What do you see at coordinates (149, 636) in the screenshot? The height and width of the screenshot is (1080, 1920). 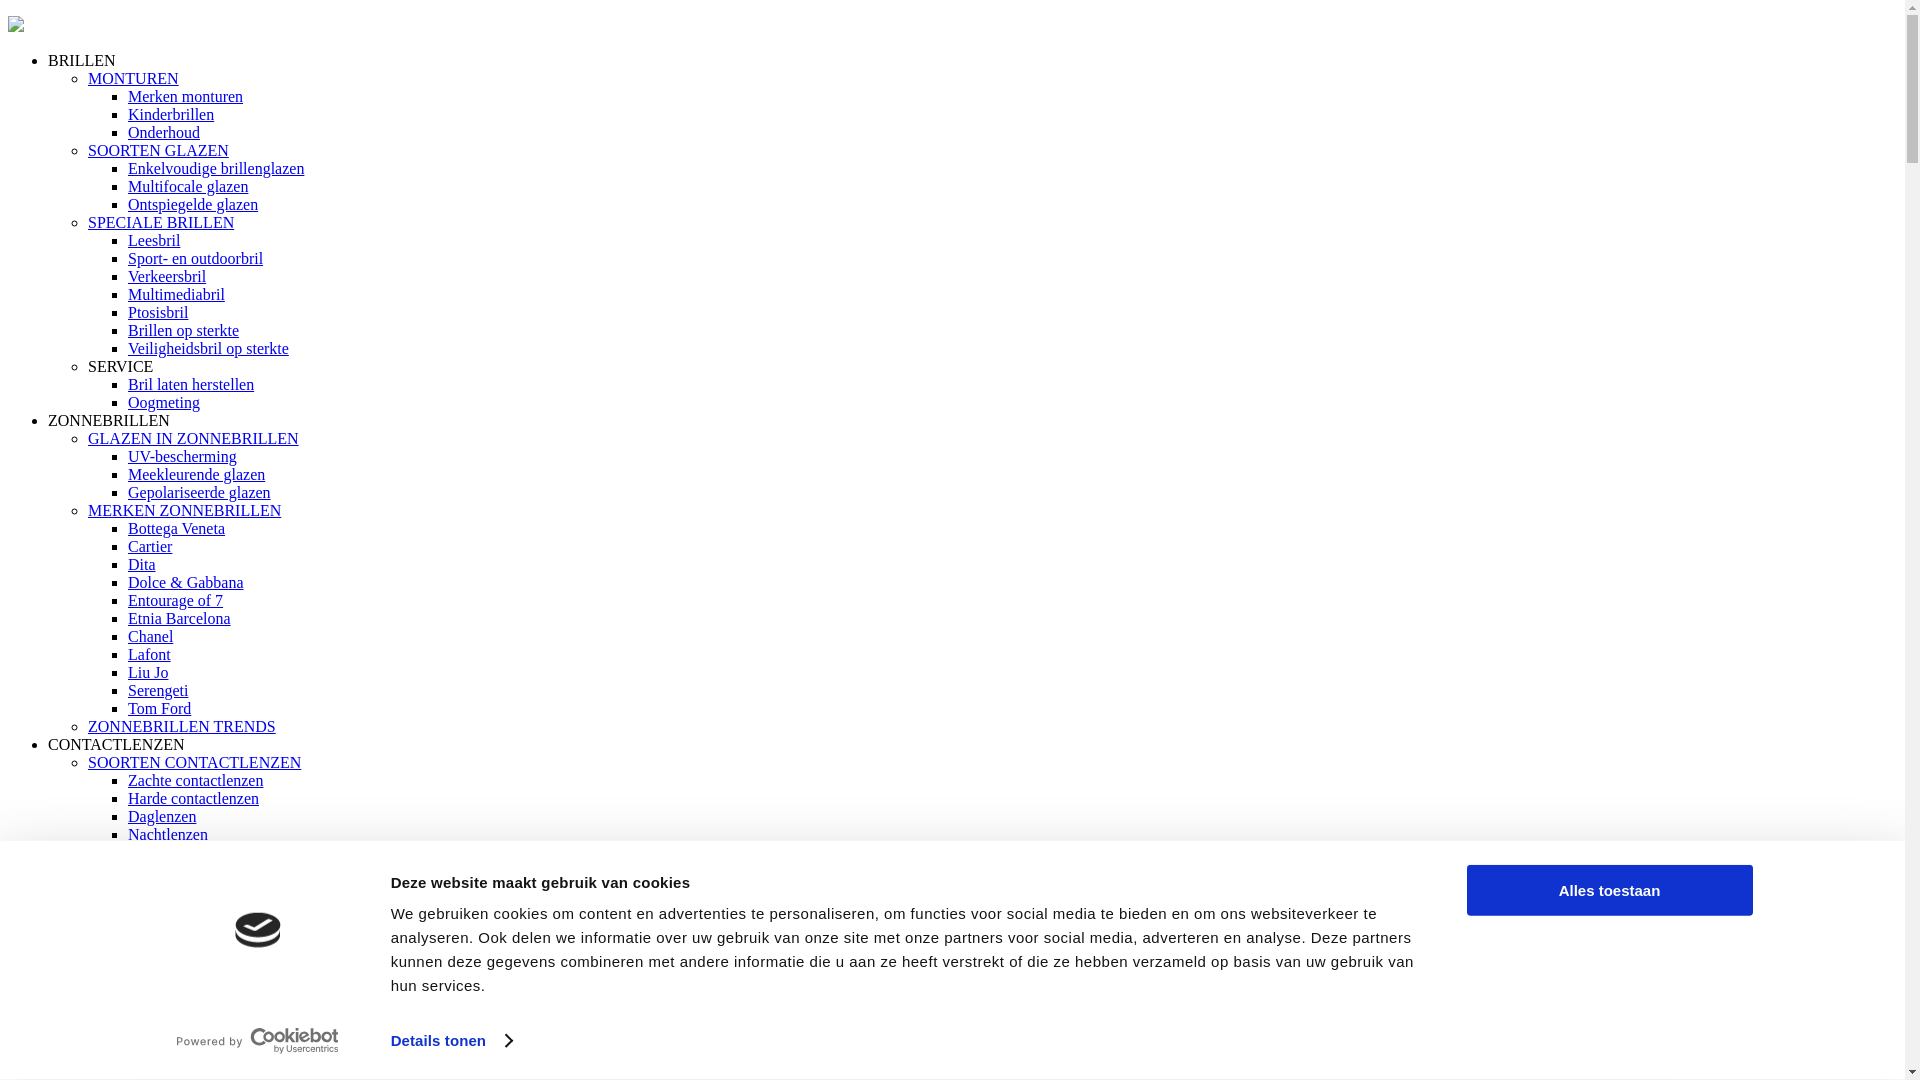 I see `'Chanel'` at bounding box center [149, 636].